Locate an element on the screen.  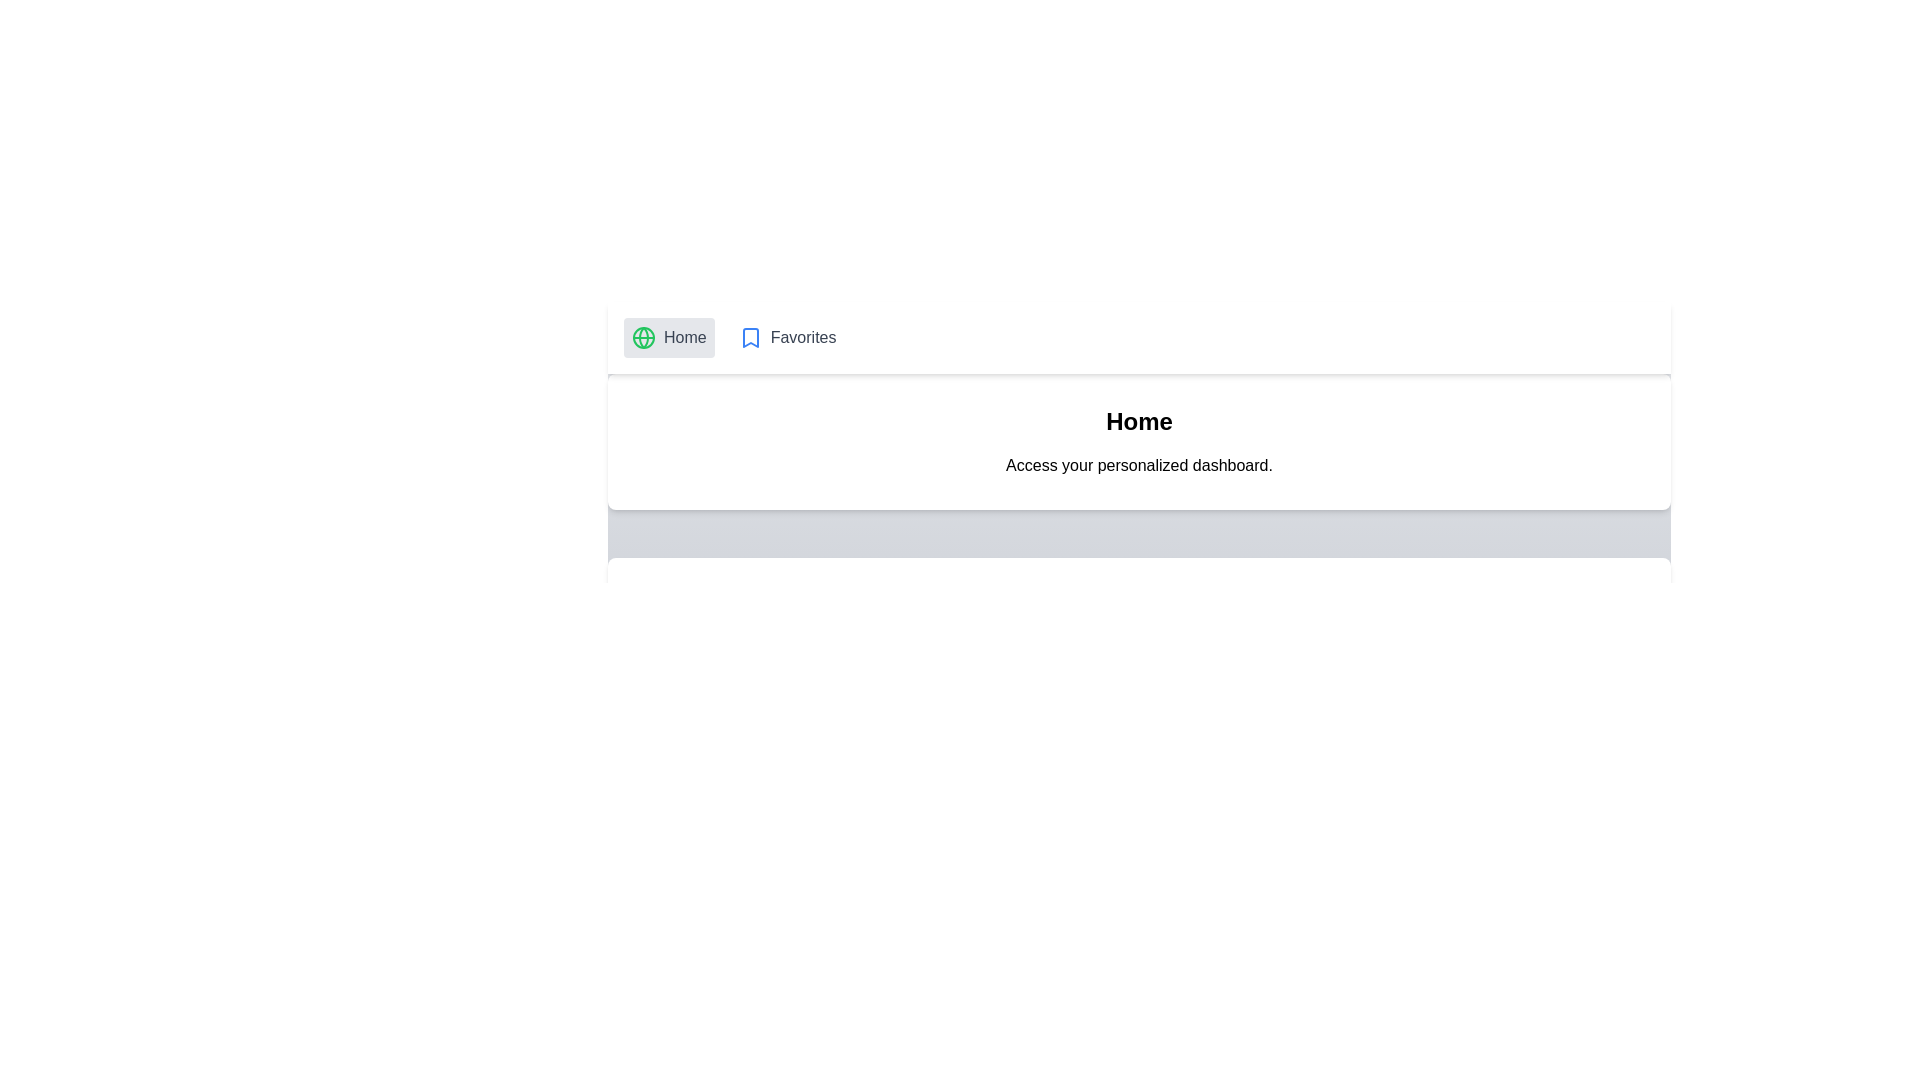
the decorative circle icon within the globe icon, which is located to the left of the 'Home' text label in the navigation bar is located at coordinates (643, 337).